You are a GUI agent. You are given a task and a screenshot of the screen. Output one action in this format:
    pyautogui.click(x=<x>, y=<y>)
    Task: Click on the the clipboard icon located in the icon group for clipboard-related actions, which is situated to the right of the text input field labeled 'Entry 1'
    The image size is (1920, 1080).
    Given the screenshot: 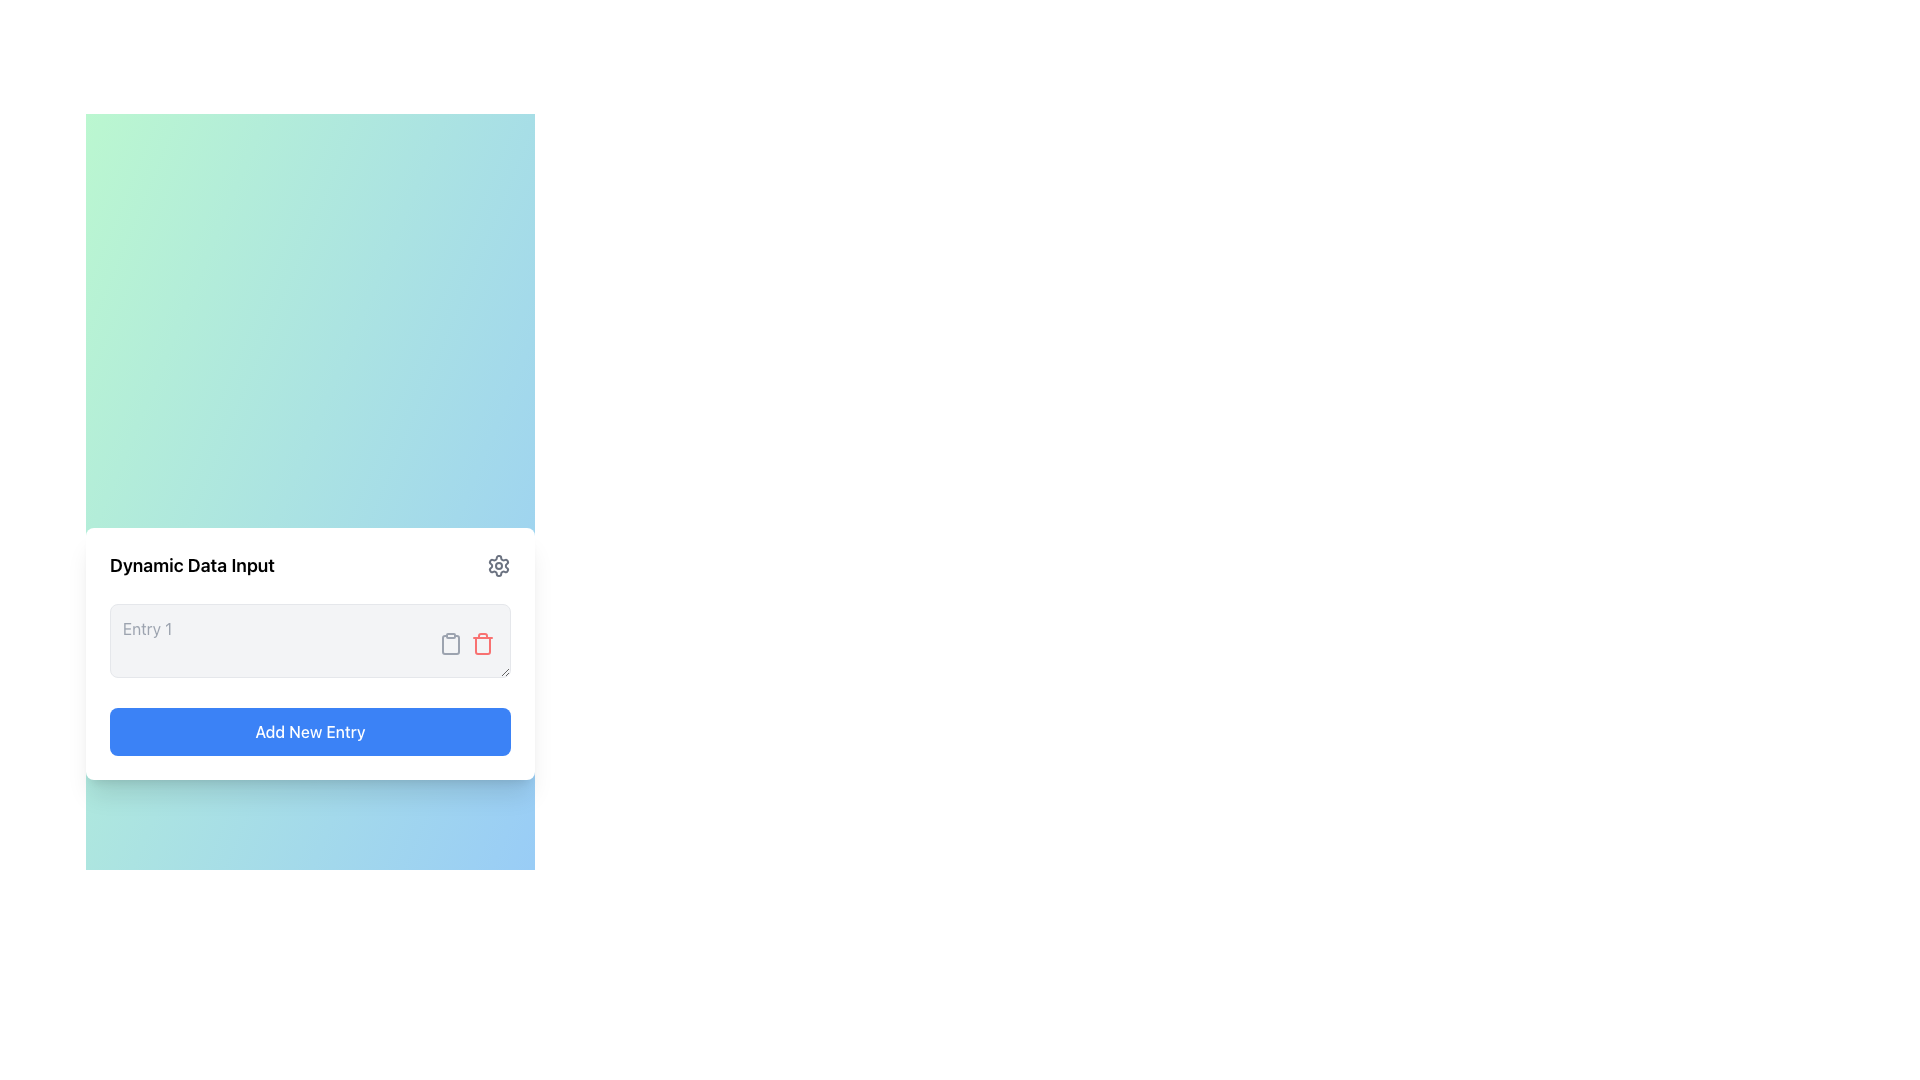 What is the action you would take?
    pyautogui.click(x=465, y=644)
    